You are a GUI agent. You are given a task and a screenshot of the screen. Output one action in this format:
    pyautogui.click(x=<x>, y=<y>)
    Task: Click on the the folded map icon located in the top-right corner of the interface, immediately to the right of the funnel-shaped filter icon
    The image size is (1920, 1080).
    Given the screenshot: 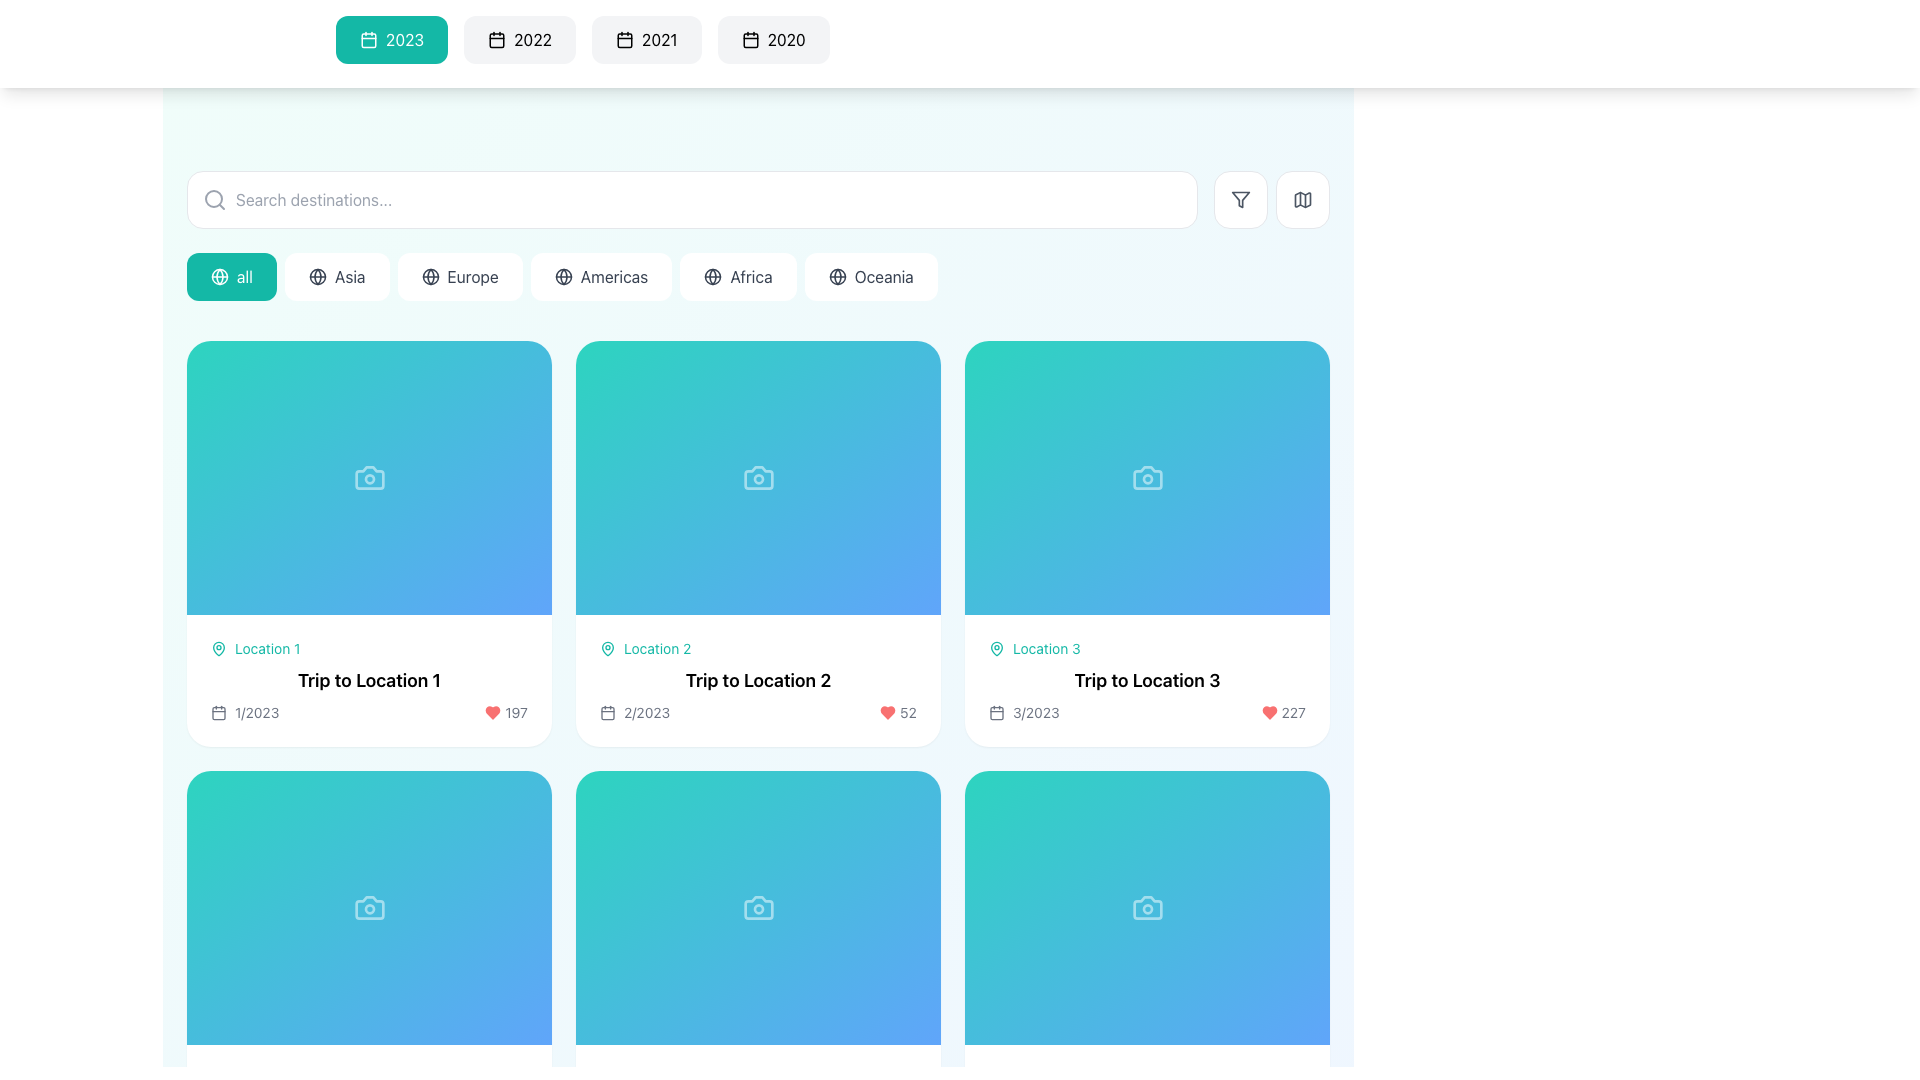 What is the action you would take?
    pyautogui.click(x=1302, y=200)
    